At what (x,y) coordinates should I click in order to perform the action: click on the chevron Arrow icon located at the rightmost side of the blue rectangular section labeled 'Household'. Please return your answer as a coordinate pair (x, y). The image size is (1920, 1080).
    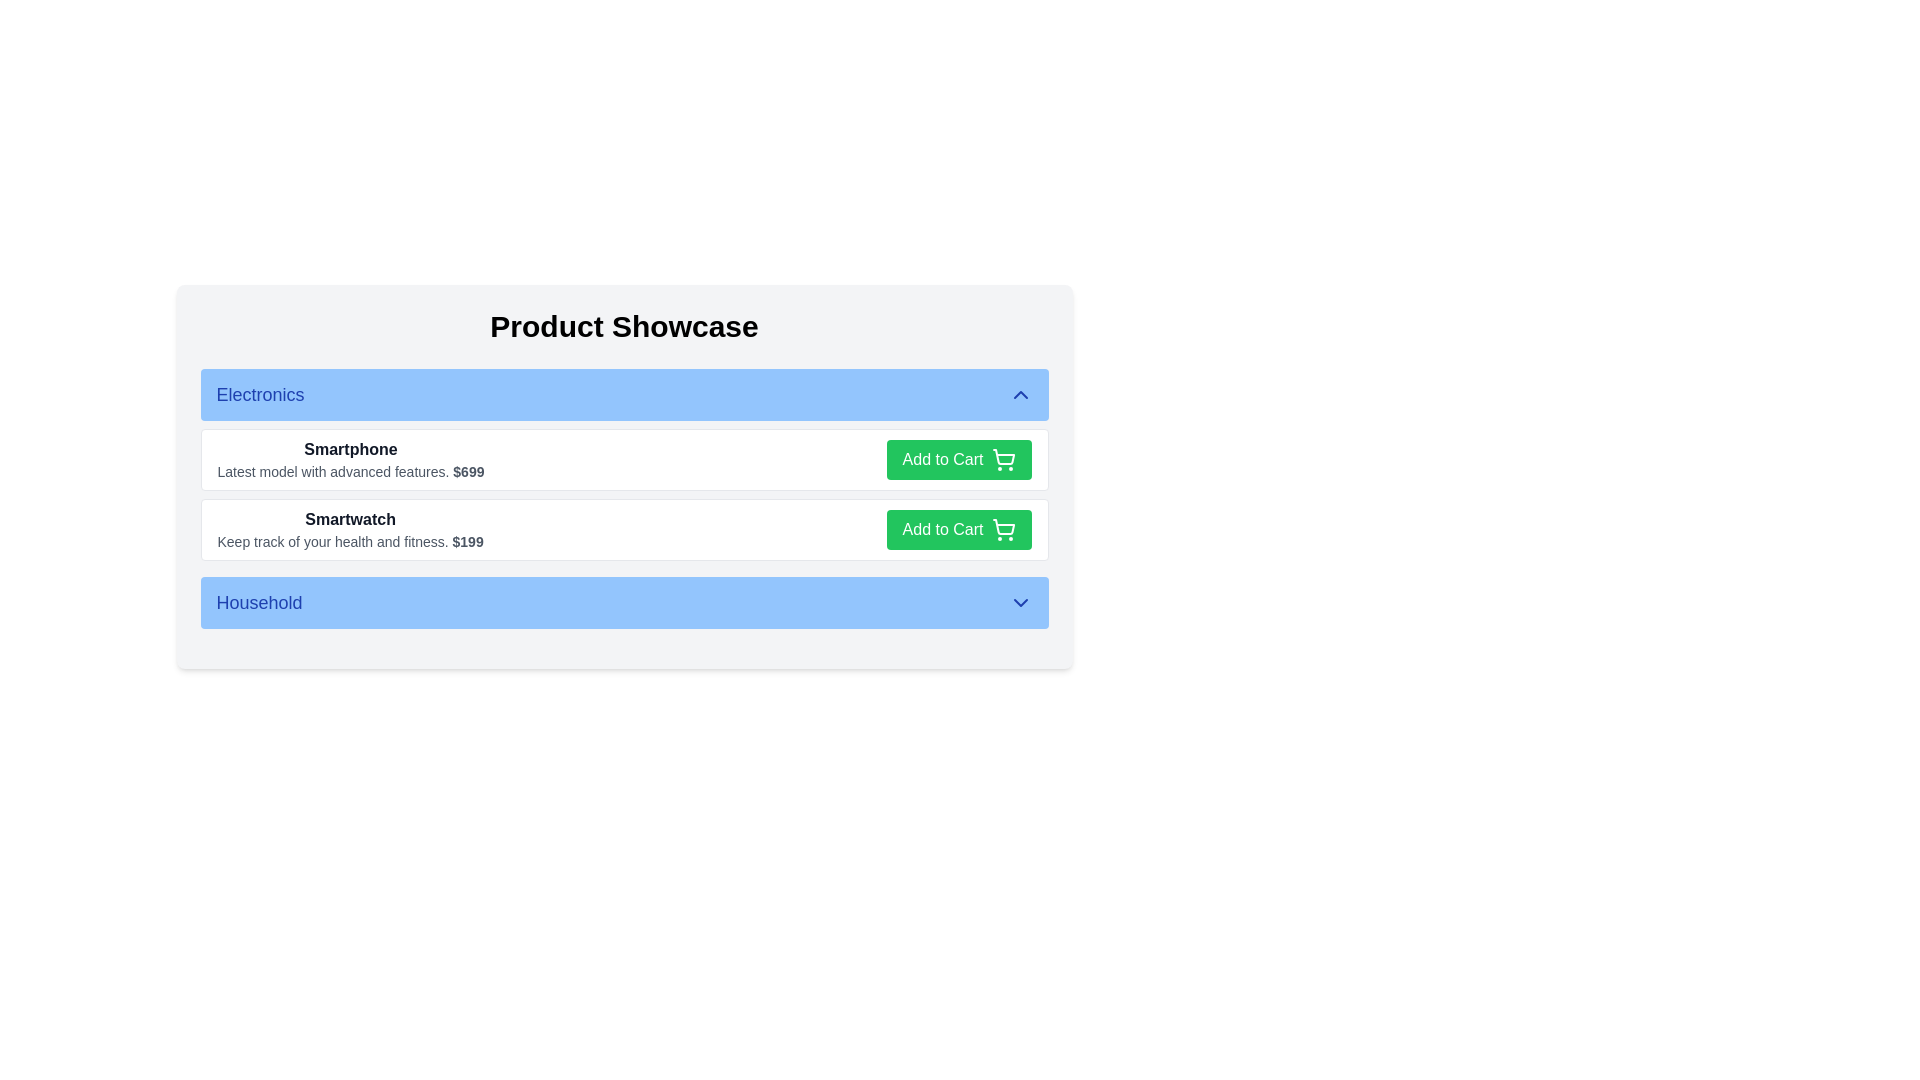
    Looking at the image, I should click on (1020, 601).